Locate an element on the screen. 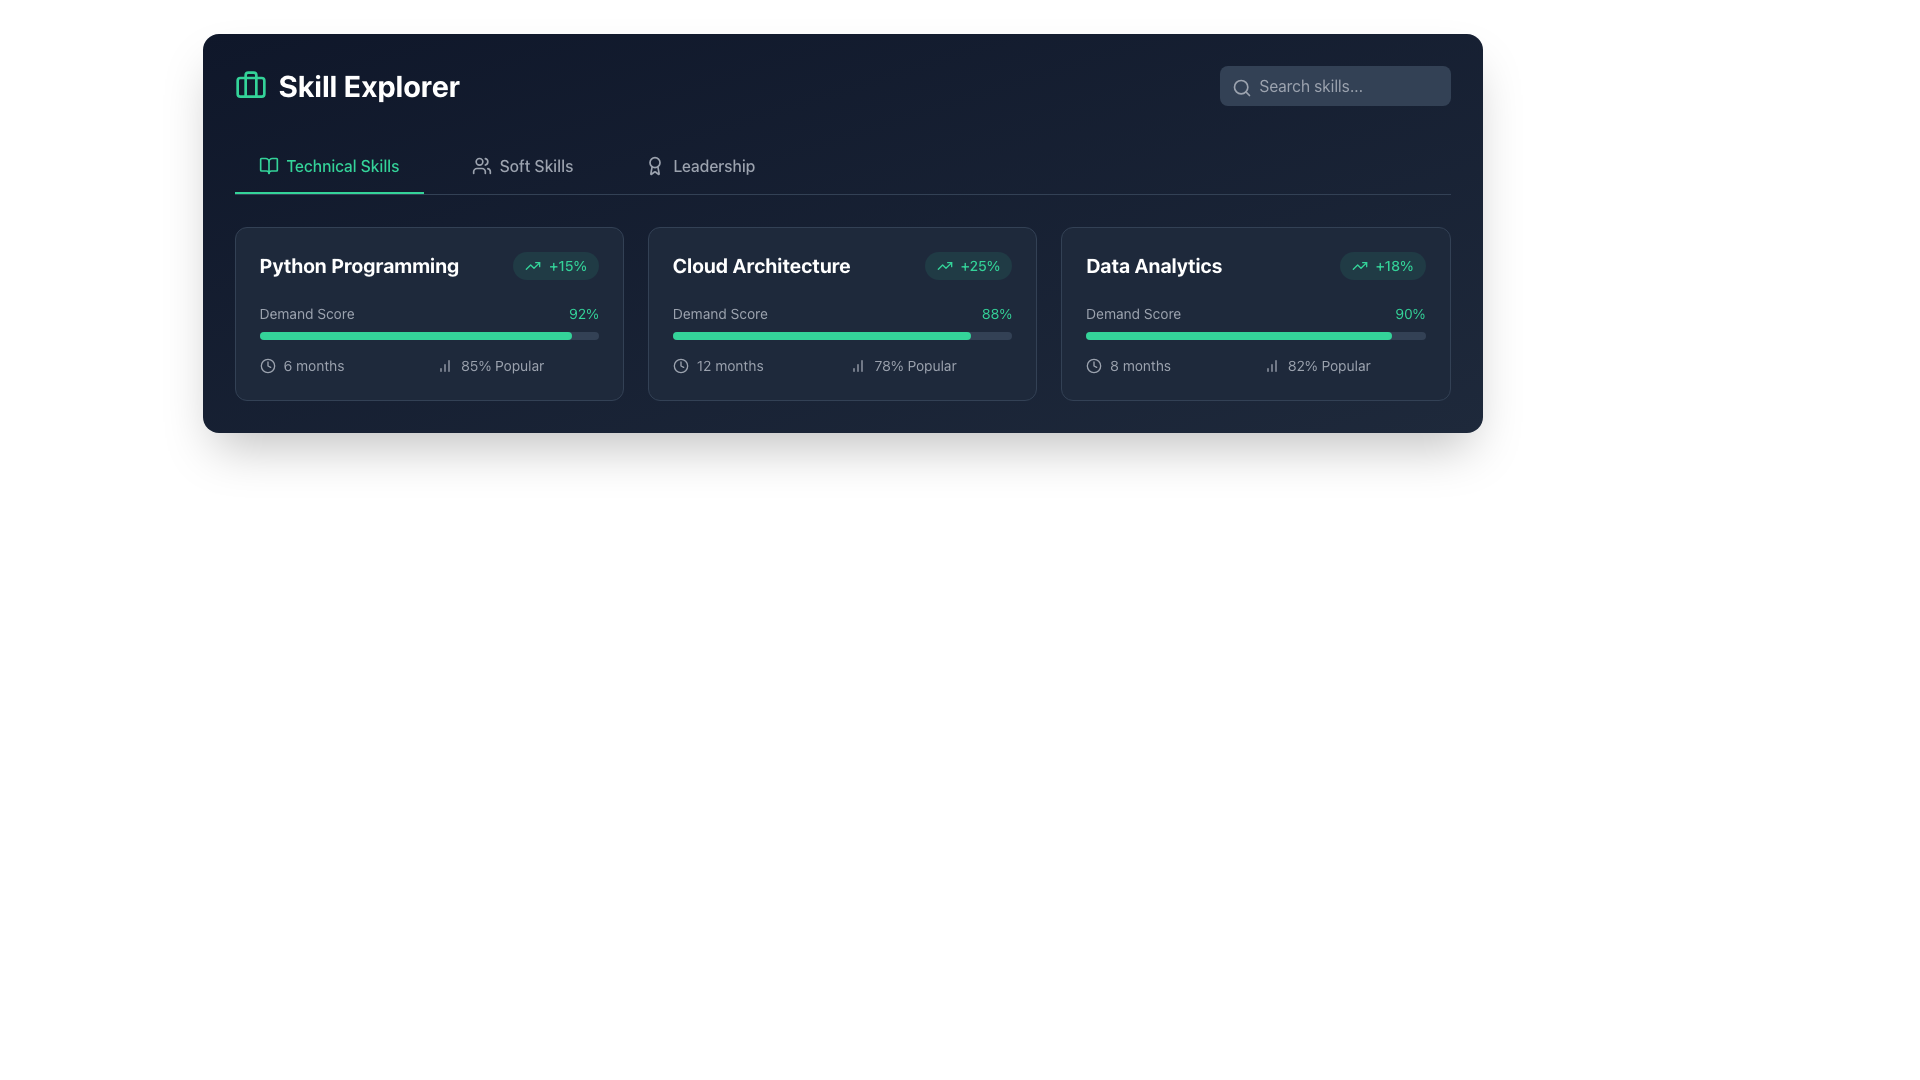 The height and width of the screenshot is (1080, 1920). the progress bar located within the 'Cloud Architecture' card, specifically below the 'Demand Score' label and the '88%' text is located at coordinates (842, 334).